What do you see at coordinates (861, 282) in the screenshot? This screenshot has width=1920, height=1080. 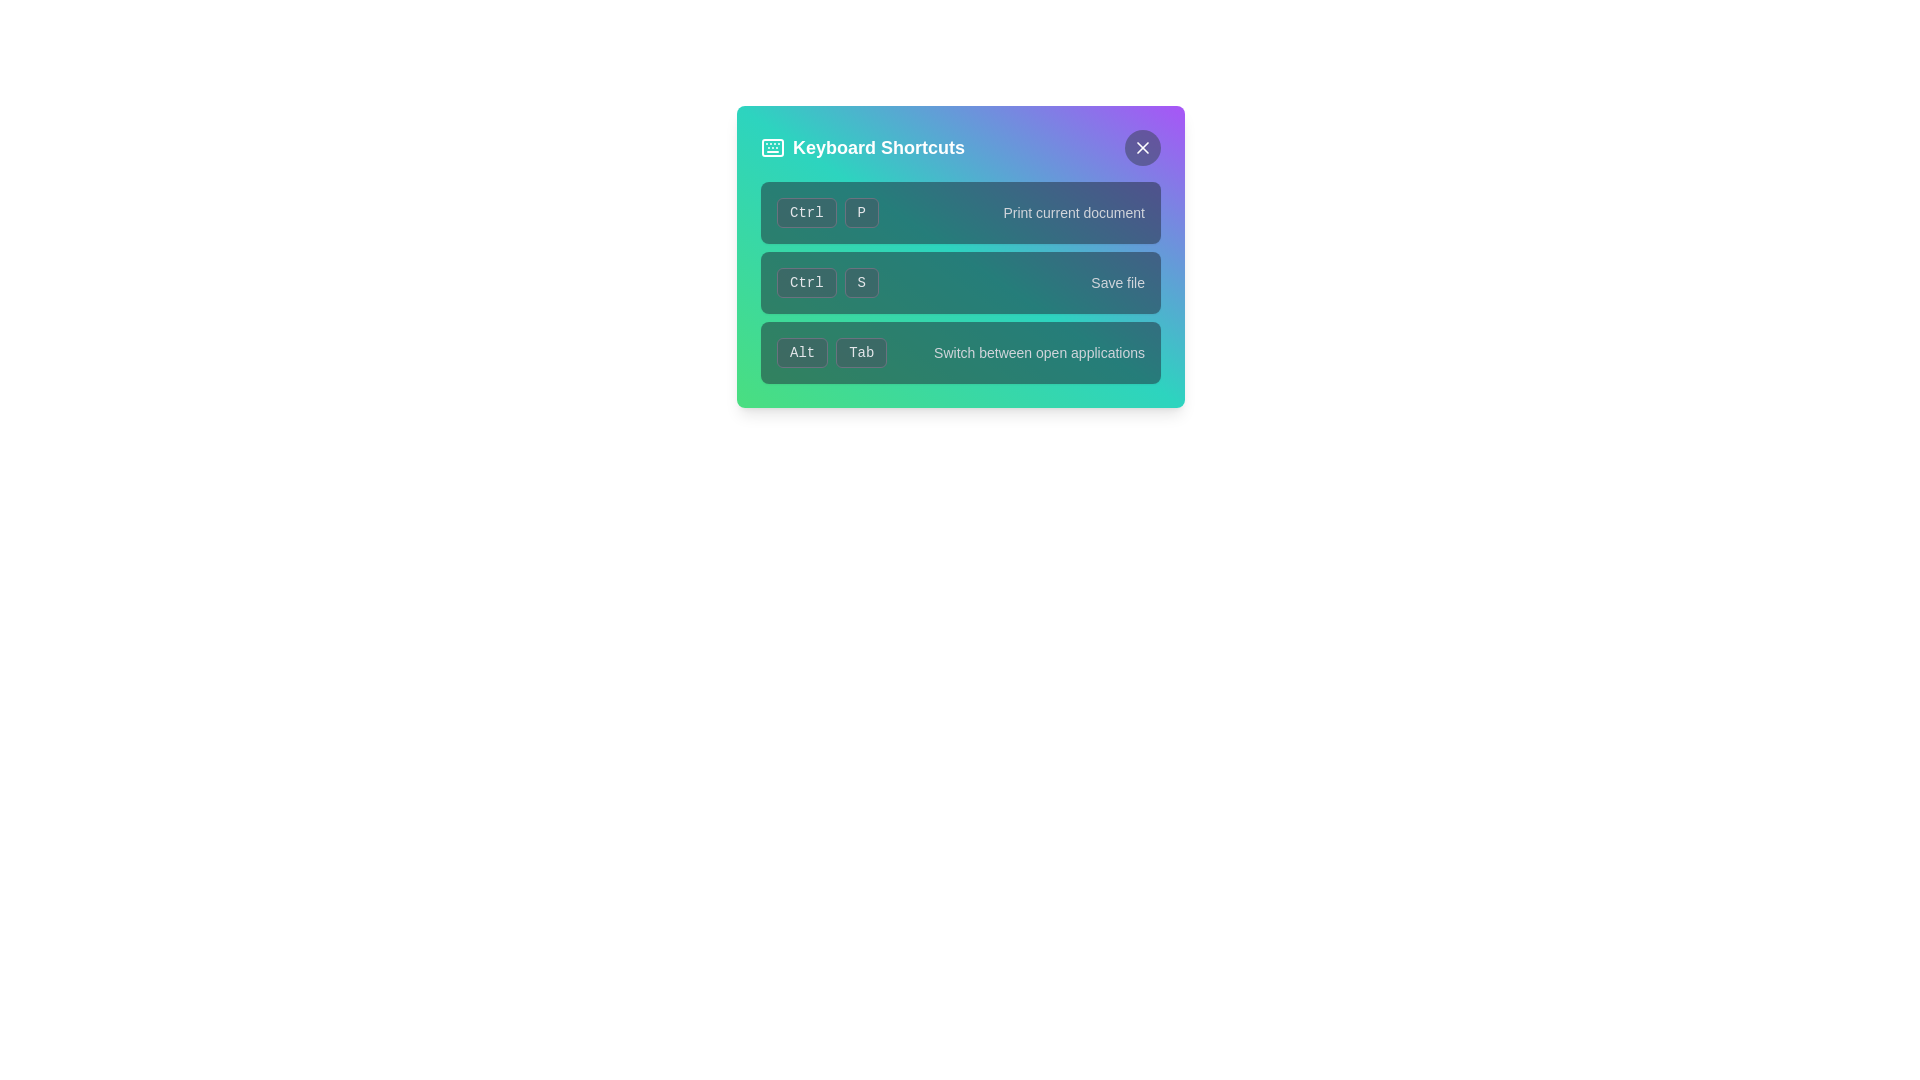 I see `the rounded rectangular button labeled 'S' with a dark background and light text, located in the second row of a key combination group next to the 'Ctrl' button` at bounding box center [861, 282].